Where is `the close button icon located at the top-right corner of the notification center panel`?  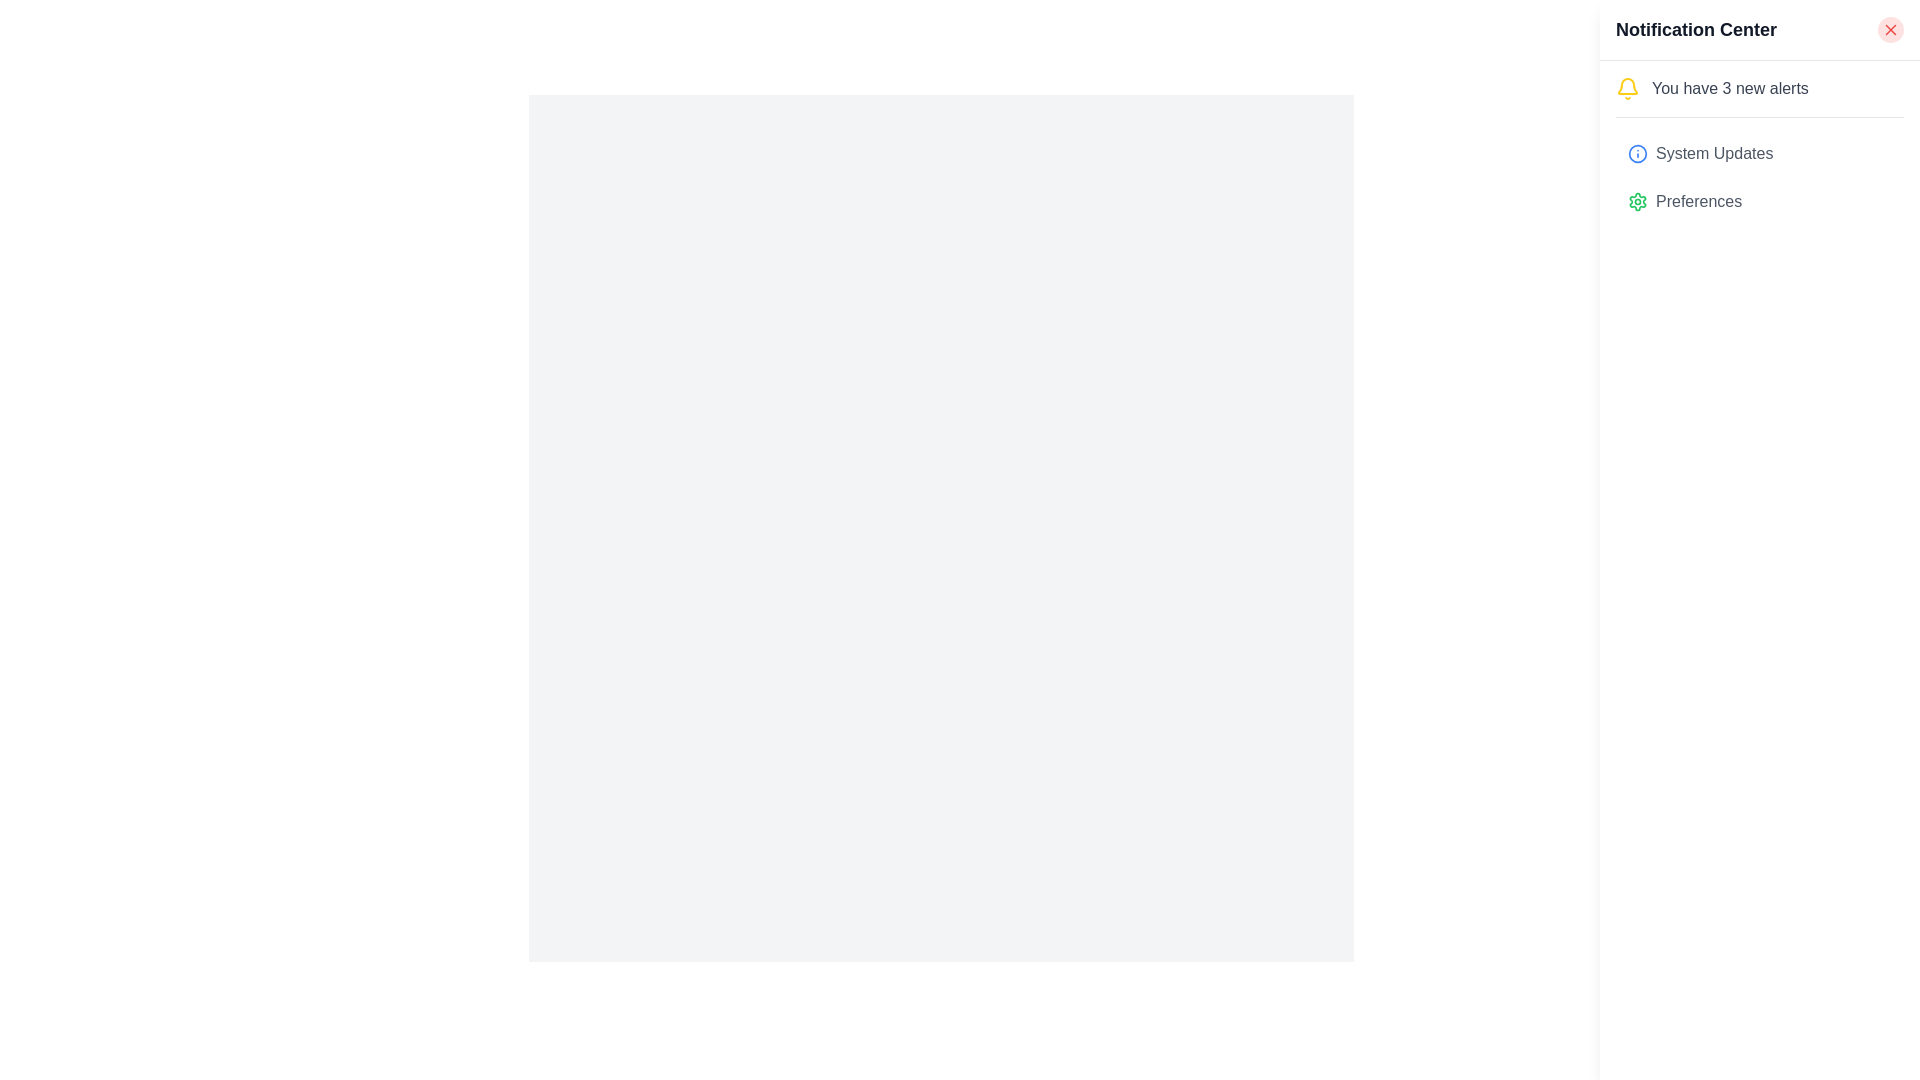 the close button icon located at the top-right corner of the notification center panel is located at coordinates (1890, 30).